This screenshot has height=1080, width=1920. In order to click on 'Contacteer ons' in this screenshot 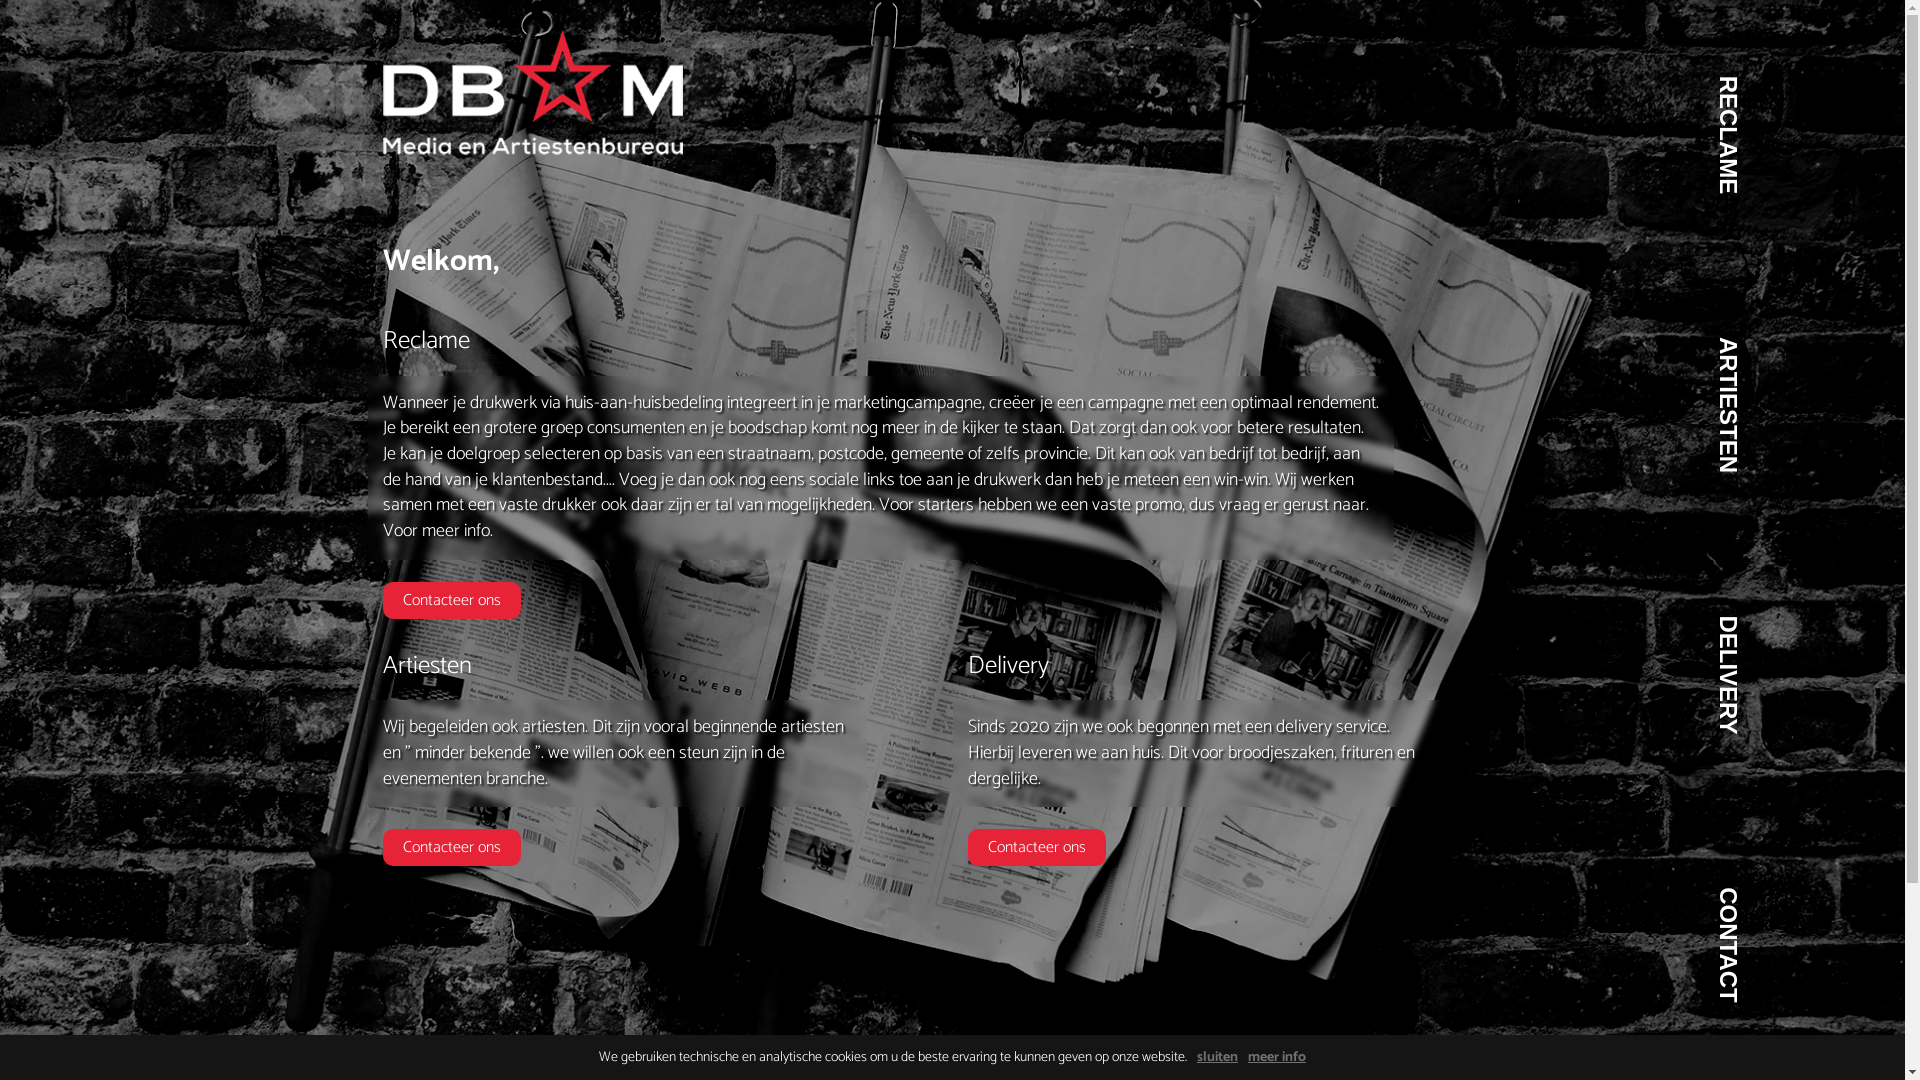, I will do `click(968, 847)`.